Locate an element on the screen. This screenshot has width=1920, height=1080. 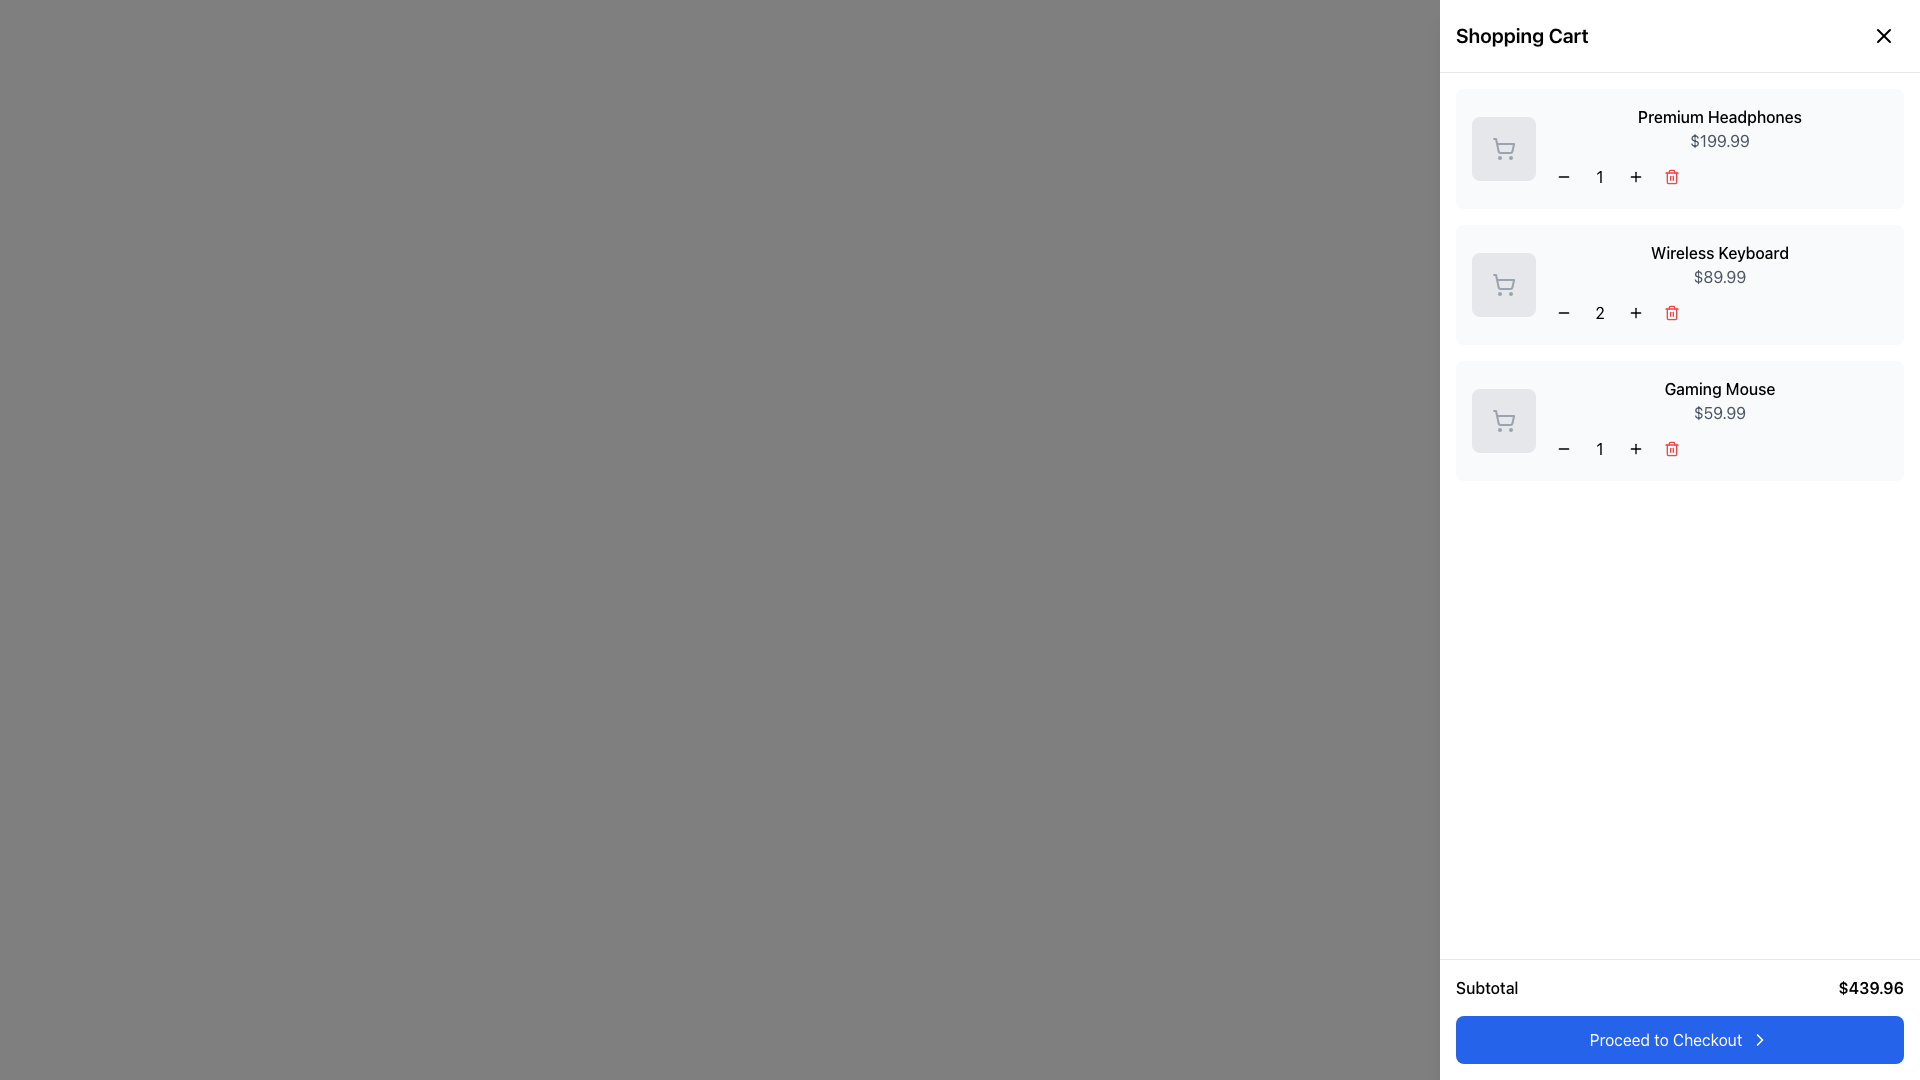
the small plus icon button, which is located between the decrement and trash can icons for the 'Premium Headphones' item in the cart is located at coordinates (1636, 176).